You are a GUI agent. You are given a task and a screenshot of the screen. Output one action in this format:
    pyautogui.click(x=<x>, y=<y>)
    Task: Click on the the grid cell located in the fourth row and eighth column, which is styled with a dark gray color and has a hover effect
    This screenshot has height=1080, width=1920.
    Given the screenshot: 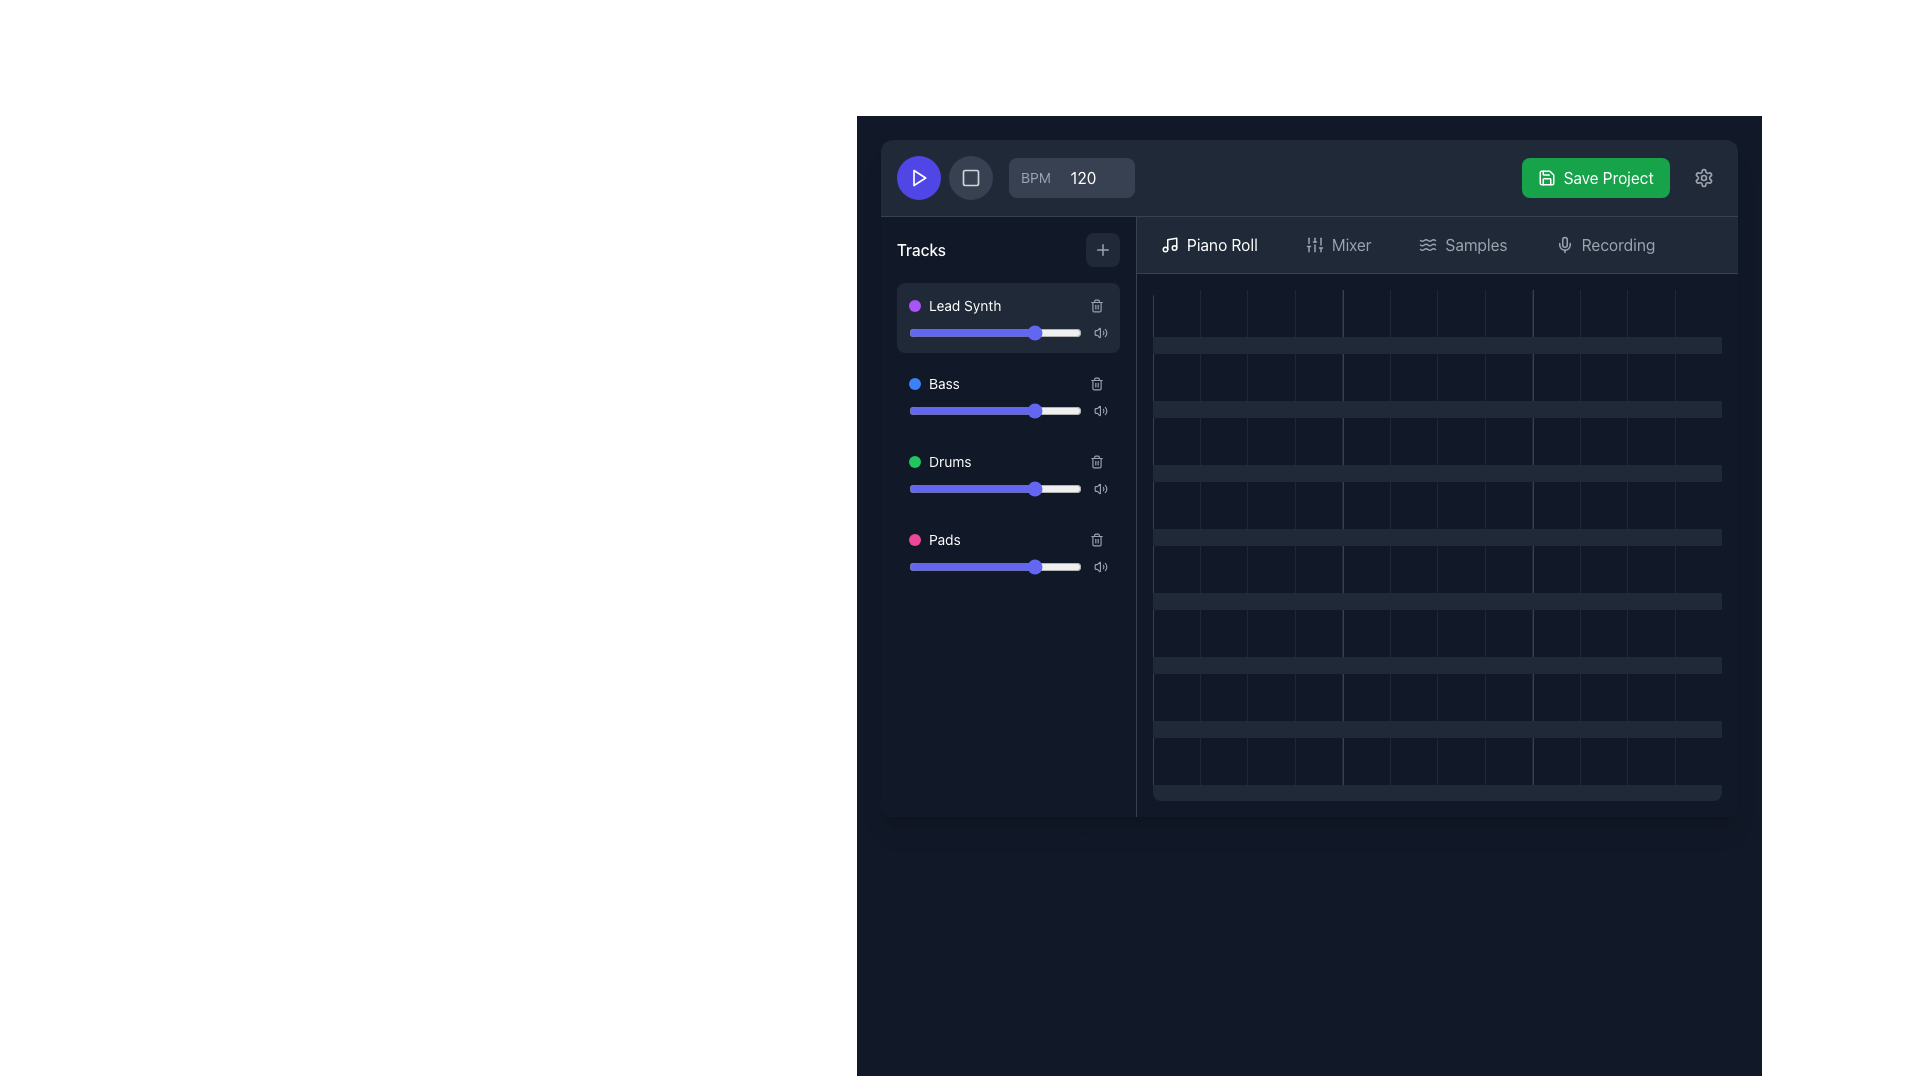 What is the action you would take?
    pyautogui.click(x=1508, y=440)
    